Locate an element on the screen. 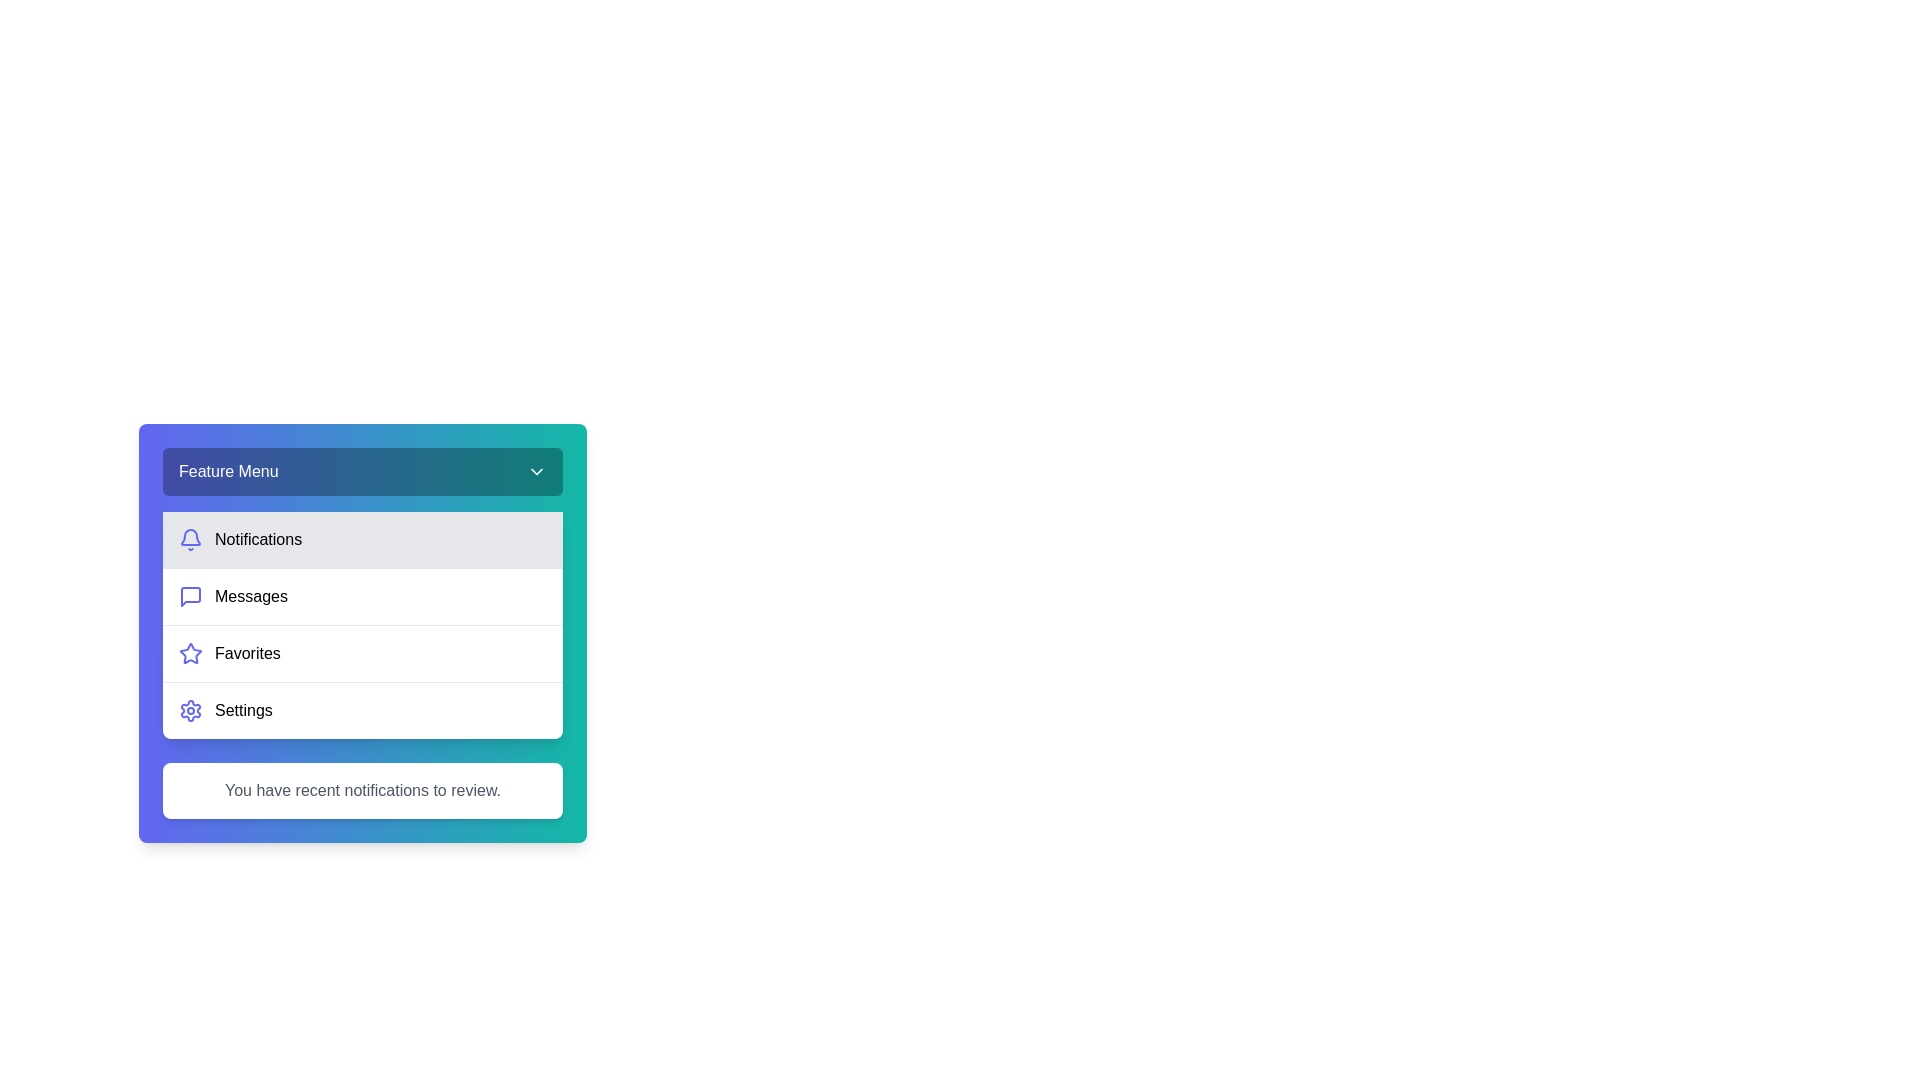  the settings icon located at the bottom of the vertical menu next to the 'Settings' label is located at coordinates (191, 709).